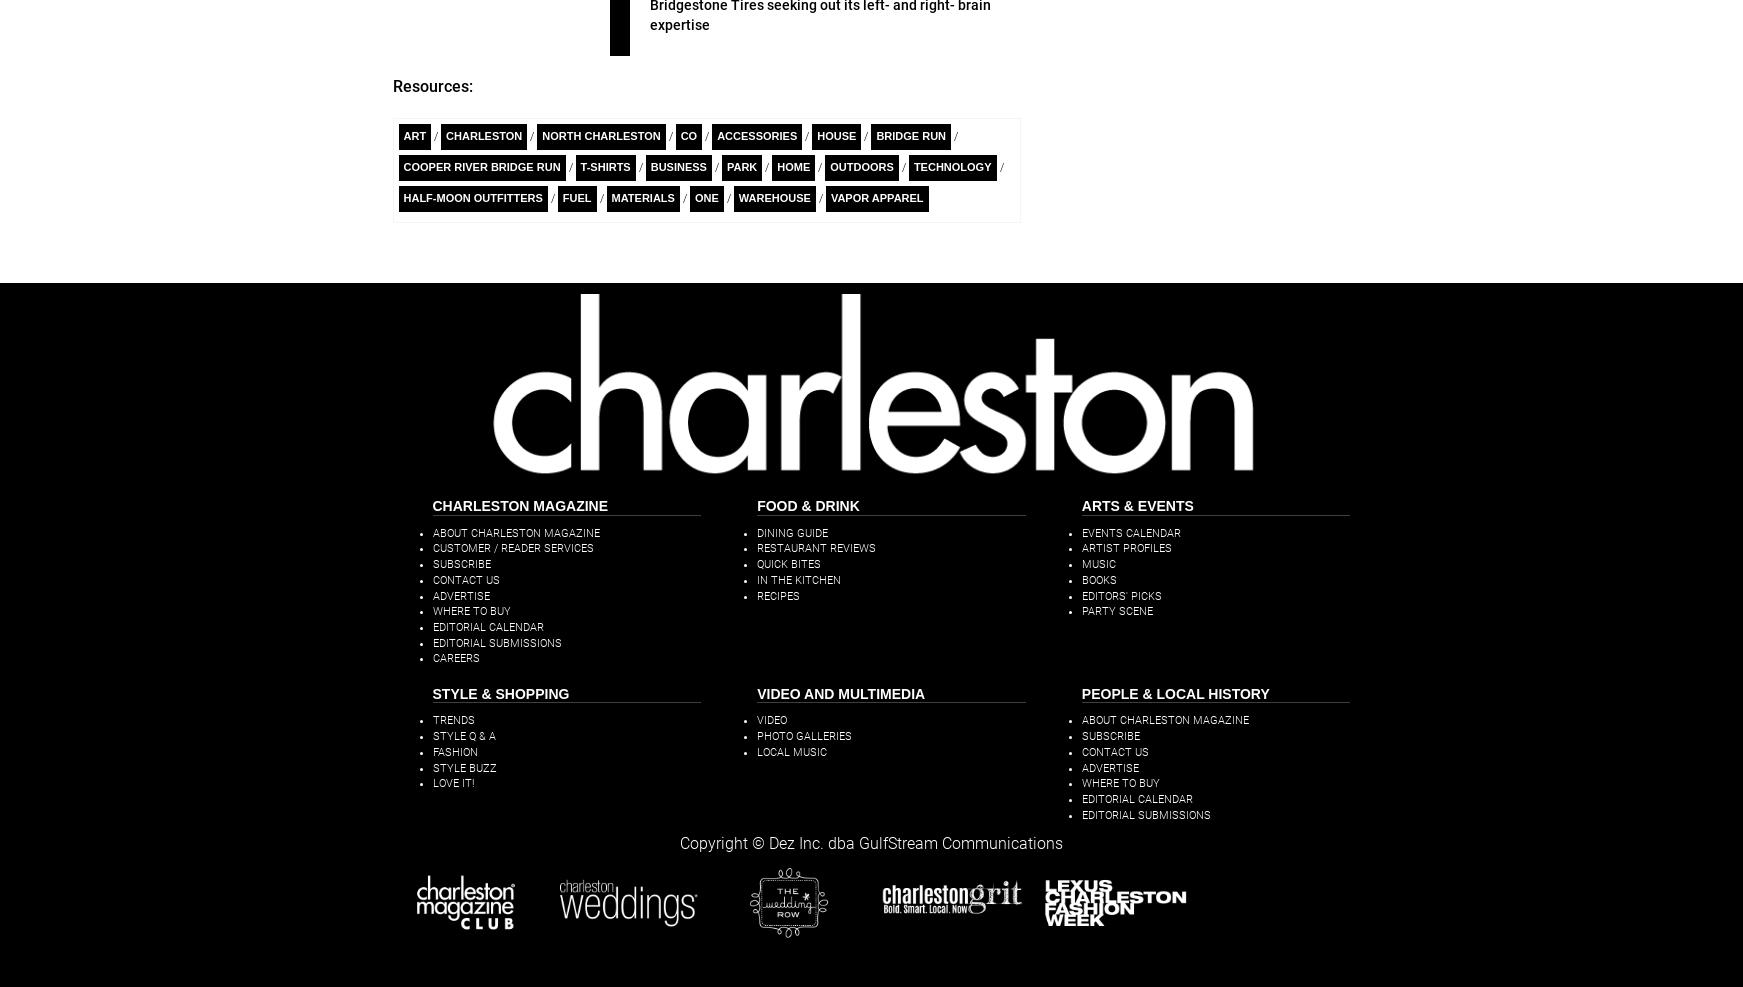  I want to click on 'PARTY SCENE', so click(1115, 610).